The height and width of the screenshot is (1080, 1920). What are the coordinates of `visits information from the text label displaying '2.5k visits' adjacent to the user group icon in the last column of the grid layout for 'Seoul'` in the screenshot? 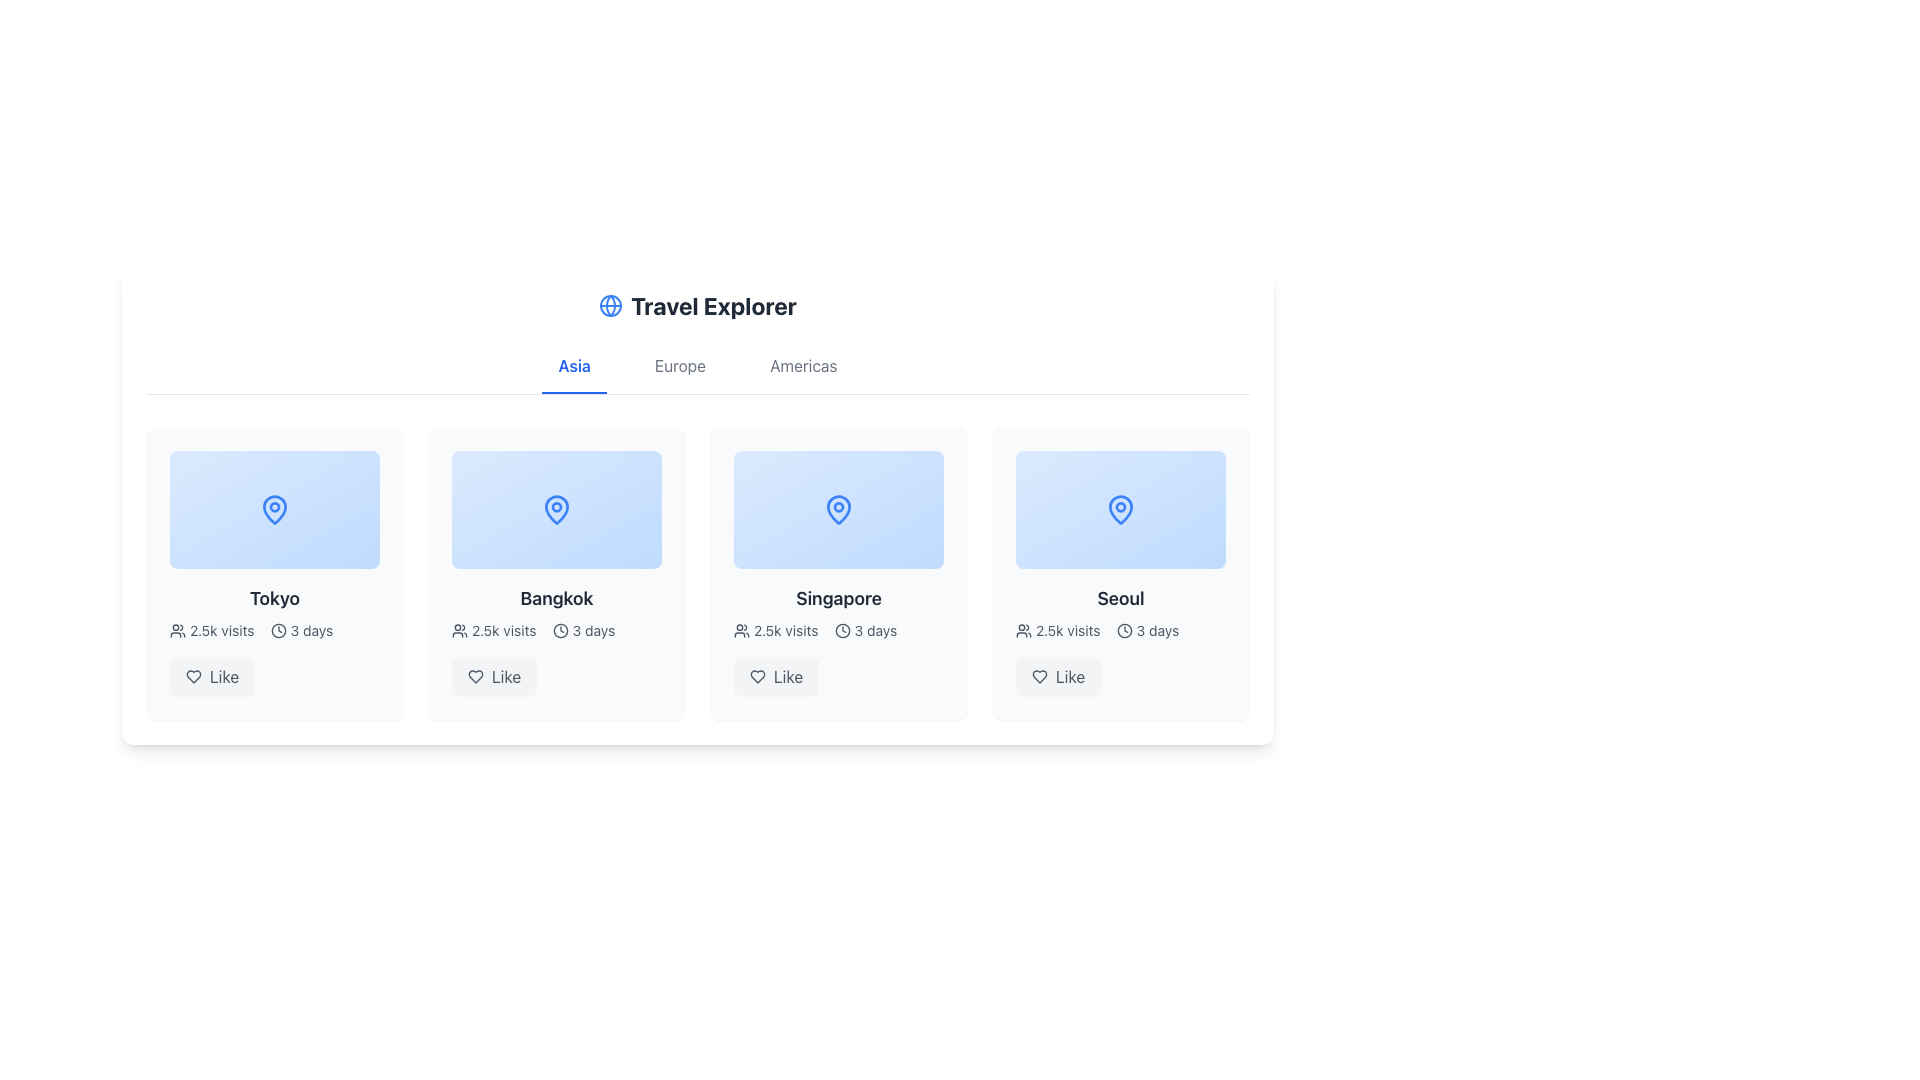 It's located at (1057, 631).